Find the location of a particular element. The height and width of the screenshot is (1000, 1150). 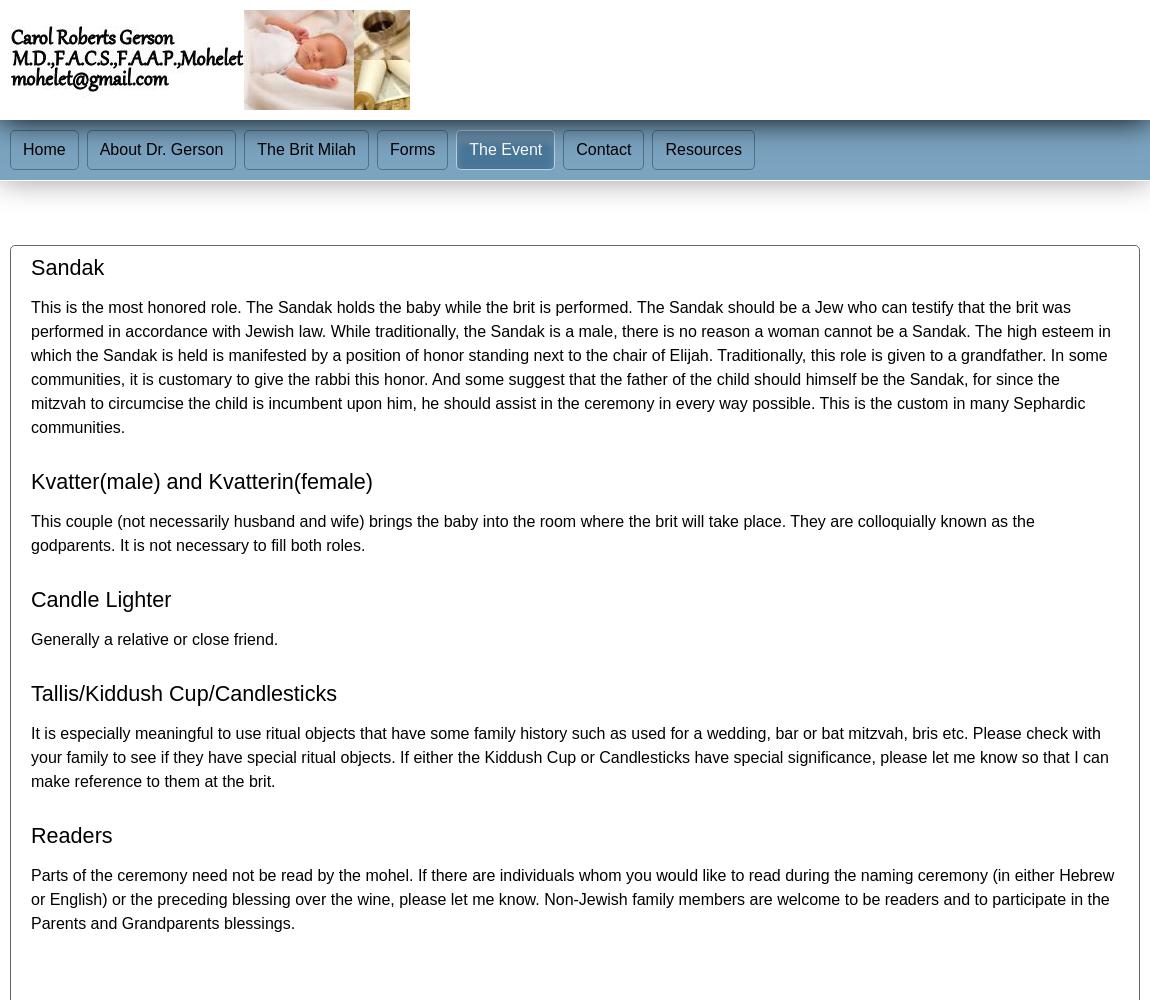

'Candle Lighter' is located at coordinates (30, 598).